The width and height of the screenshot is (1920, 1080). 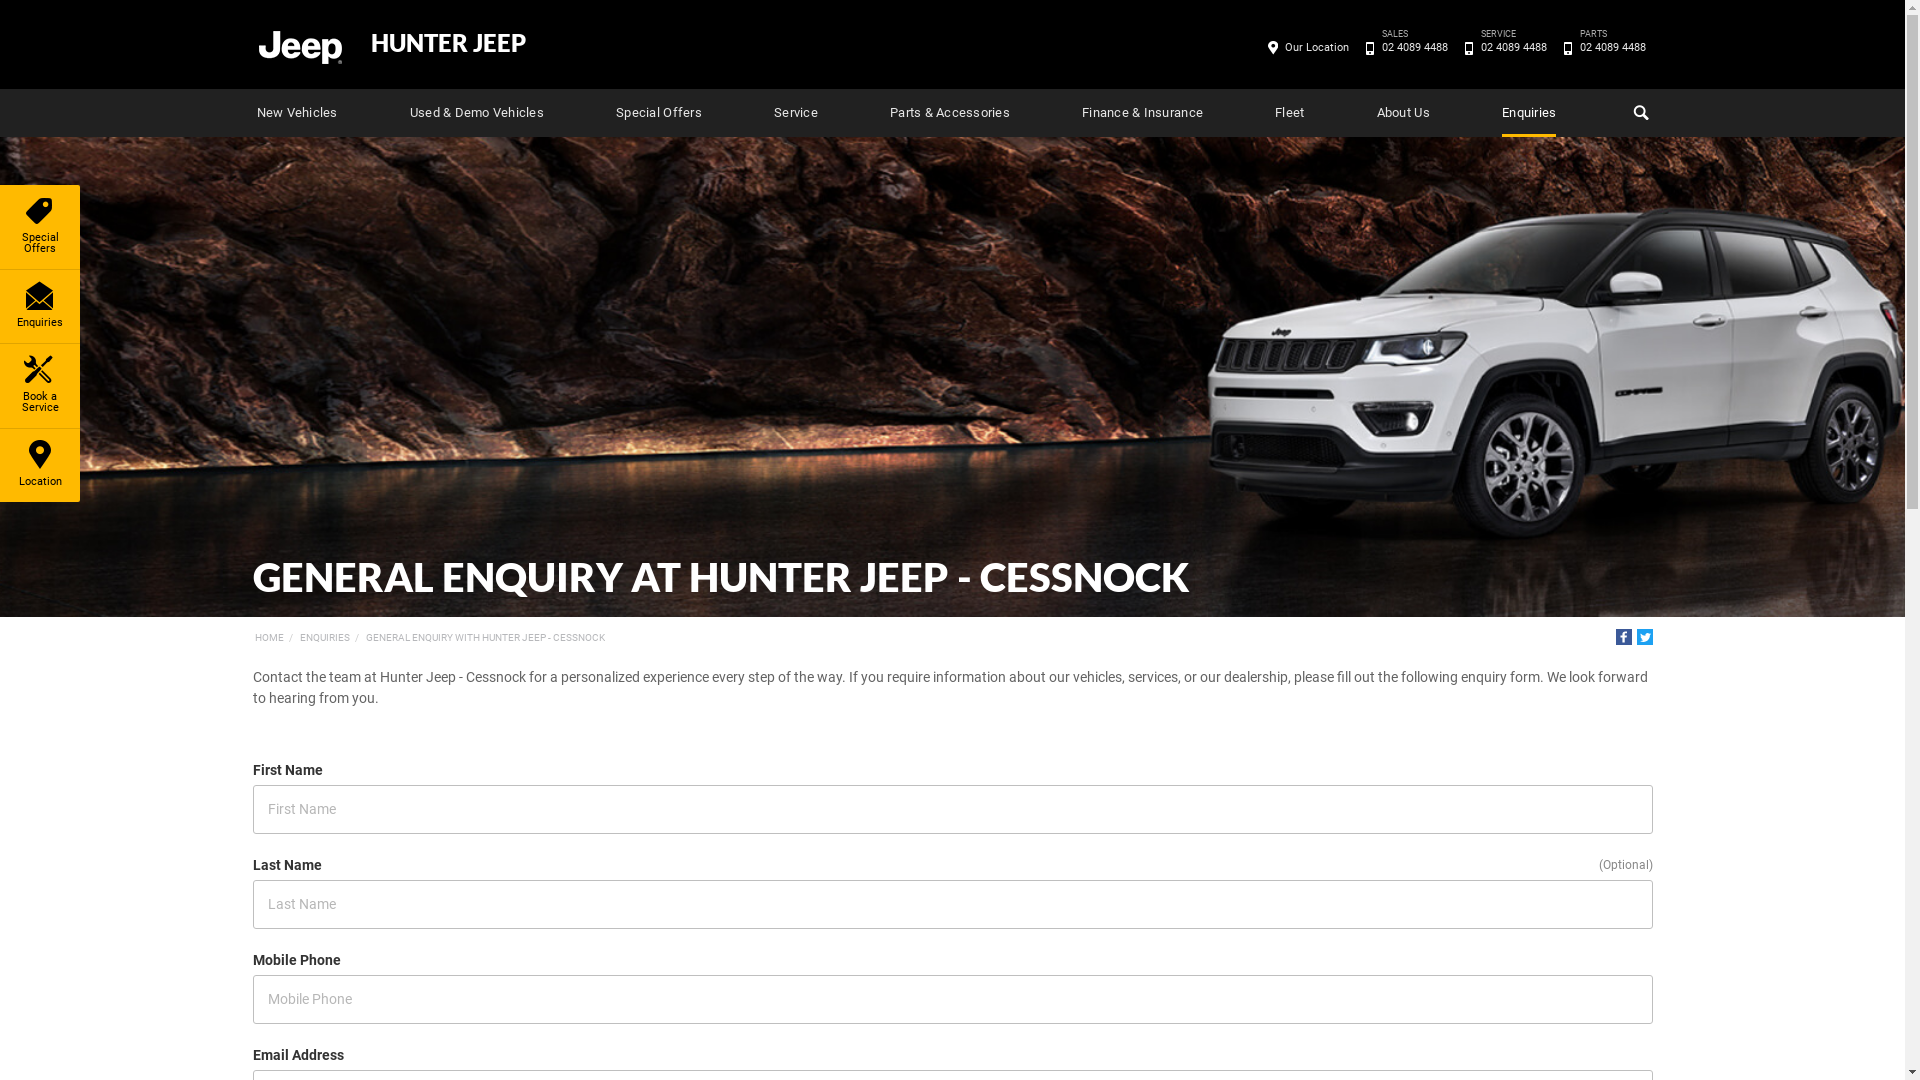 I want to click on 'PARTS, so click(x=1612, y=46).